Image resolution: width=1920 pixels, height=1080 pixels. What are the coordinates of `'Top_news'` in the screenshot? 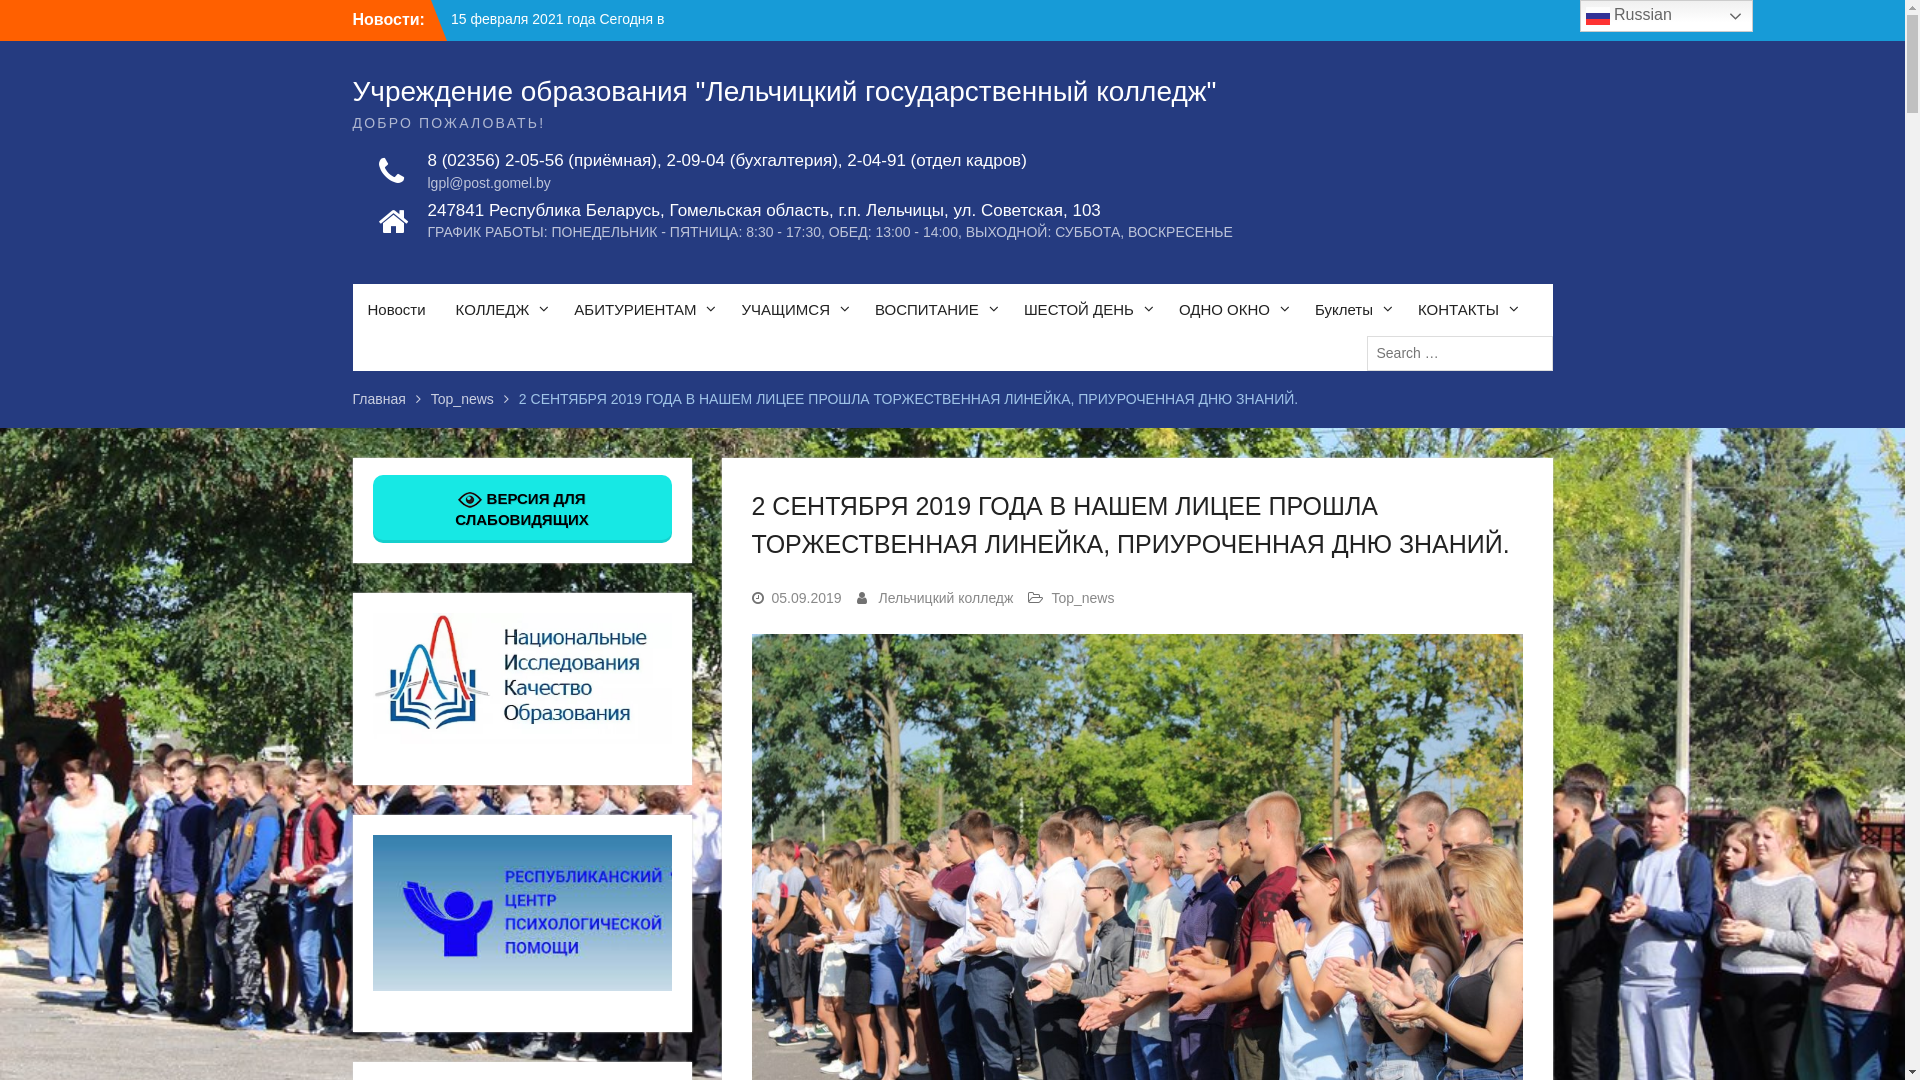 It's located at (1081, 596).